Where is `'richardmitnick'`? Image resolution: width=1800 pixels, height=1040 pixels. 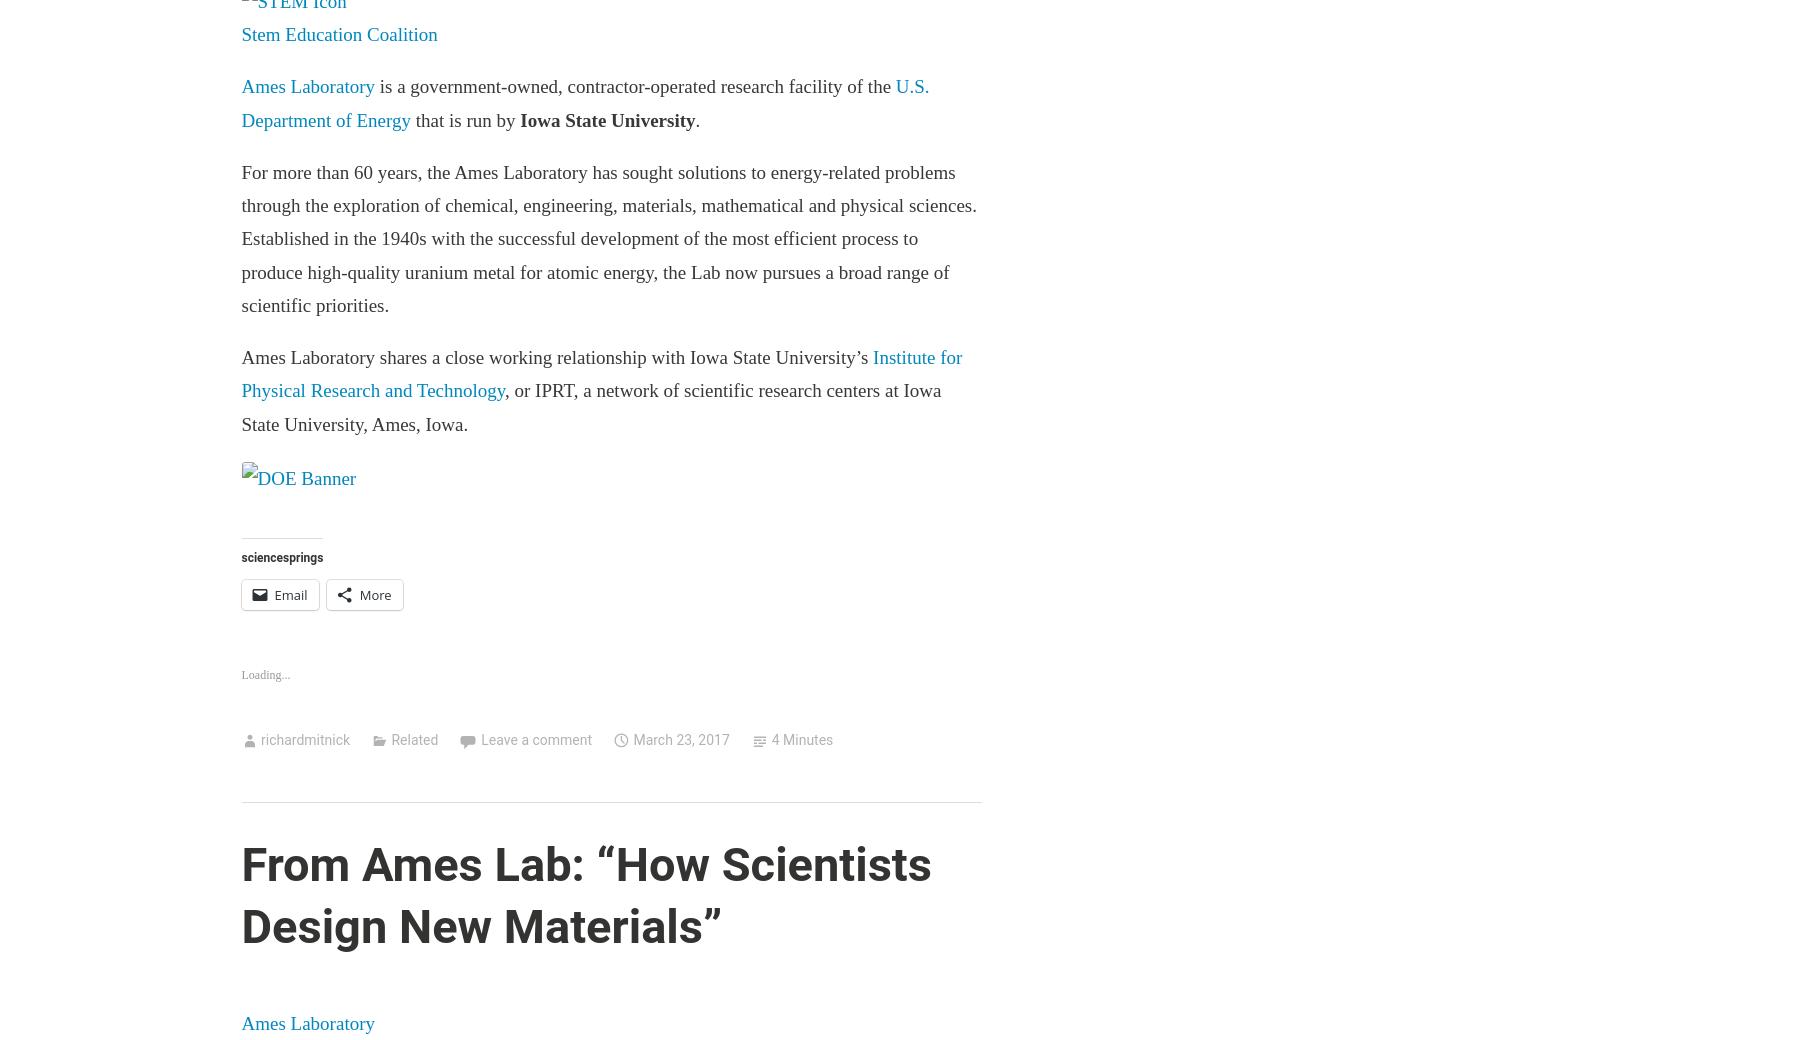 'richardmitnick' is located at coordinates (303, 739).